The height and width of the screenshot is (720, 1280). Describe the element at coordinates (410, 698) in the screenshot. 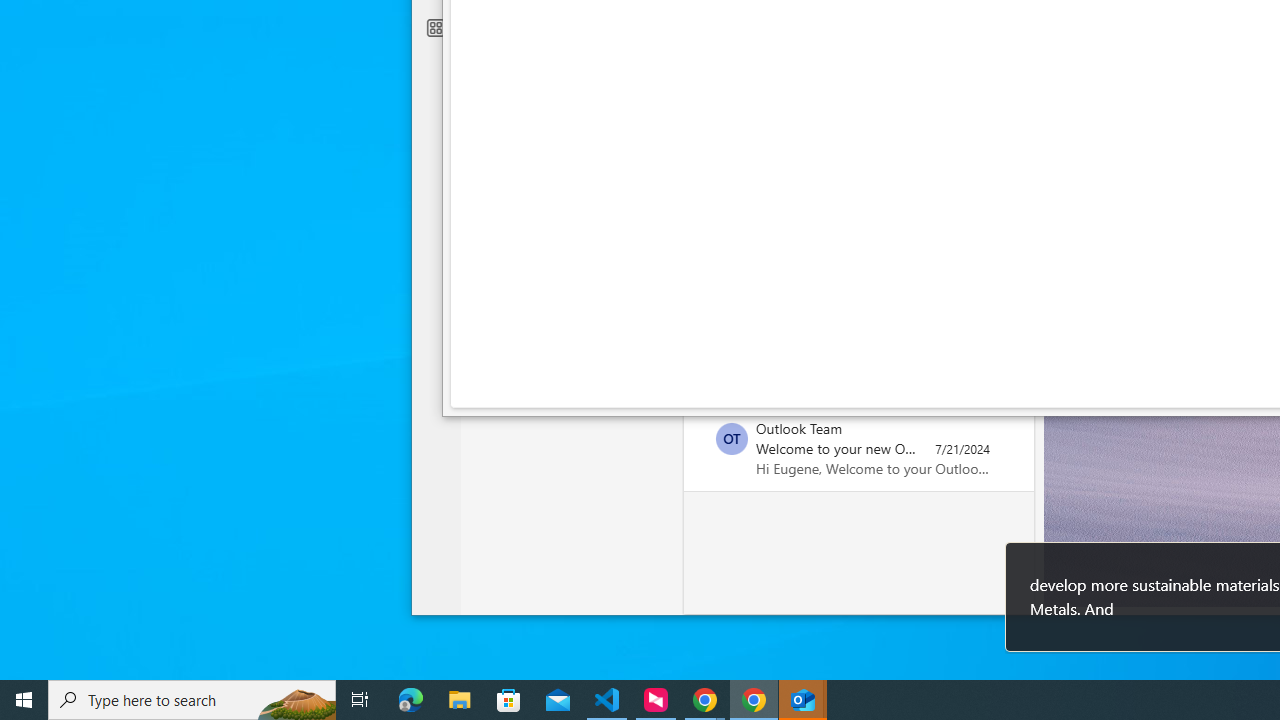

I see `'Microsoft Edge'` at that location.